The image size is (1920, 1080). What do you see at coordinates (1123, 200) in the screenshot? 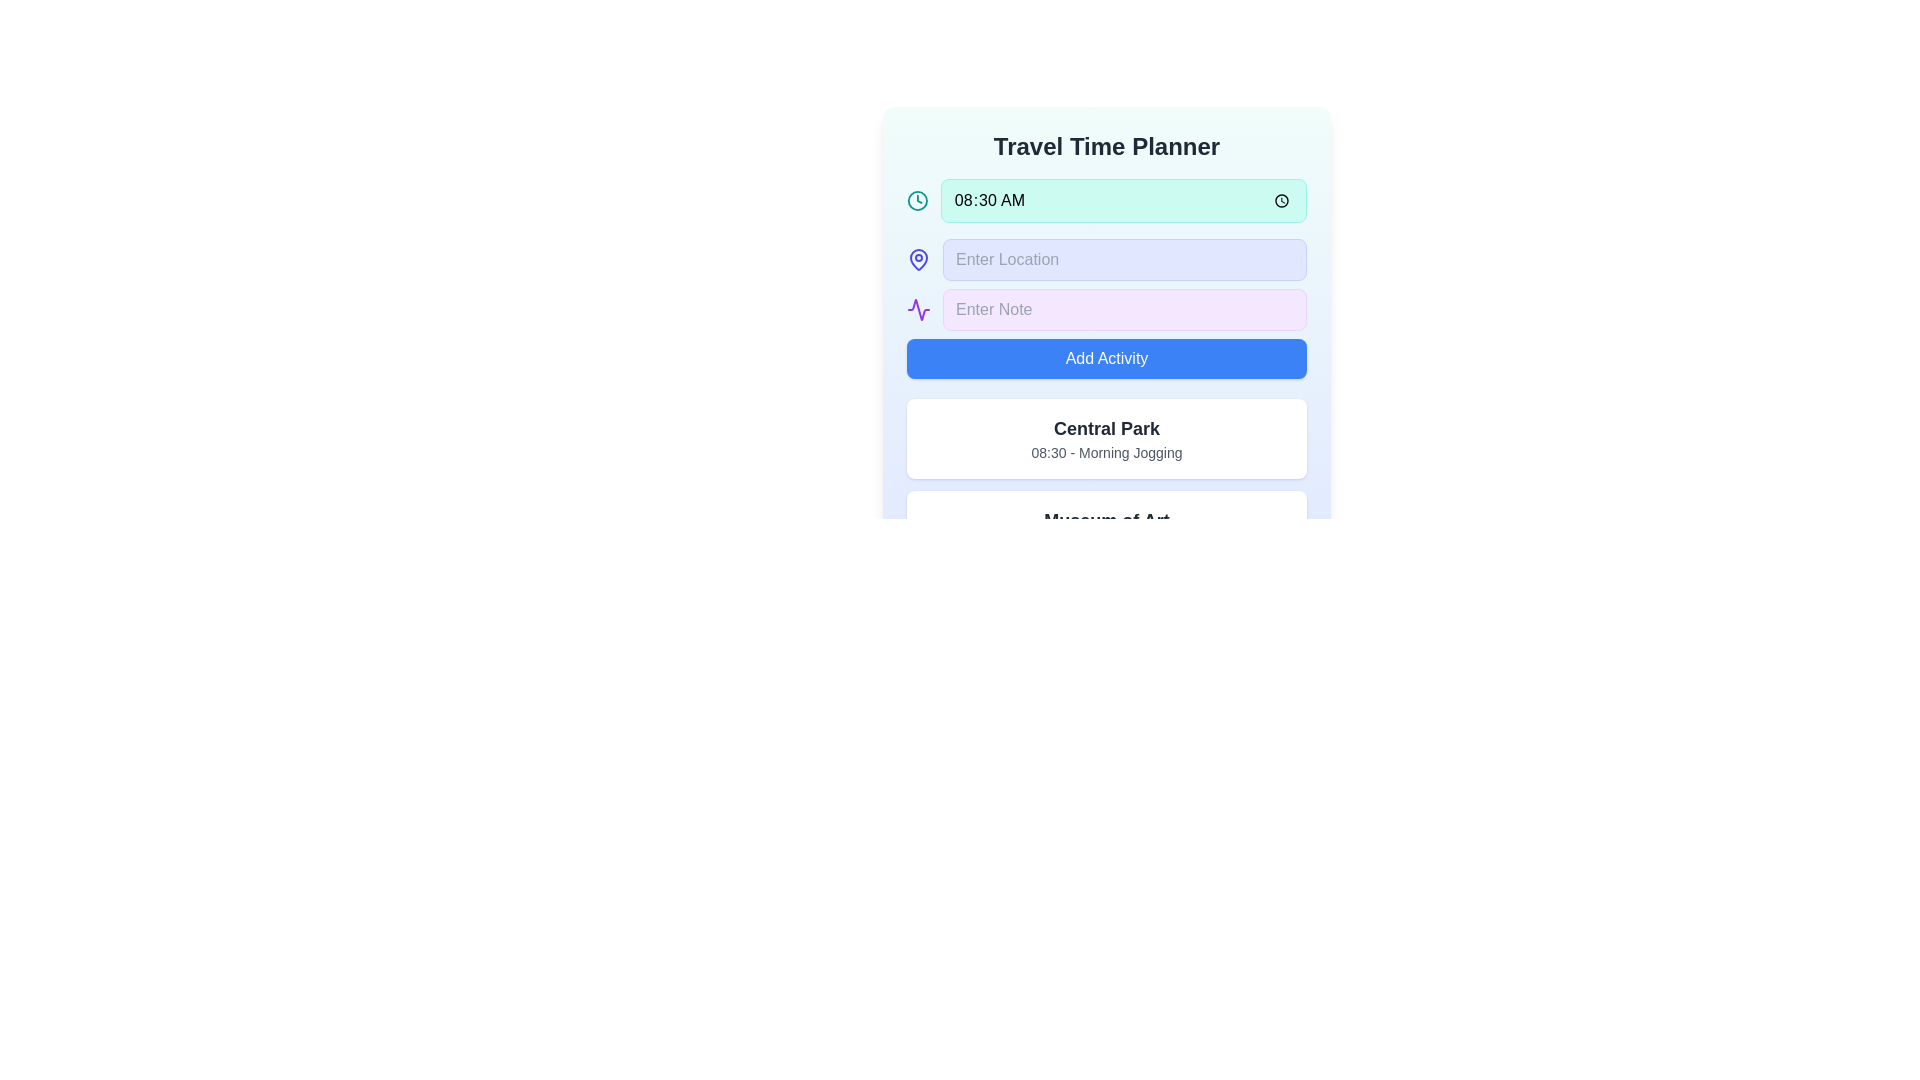
I see `the time` at bounding box center [1123, 200].